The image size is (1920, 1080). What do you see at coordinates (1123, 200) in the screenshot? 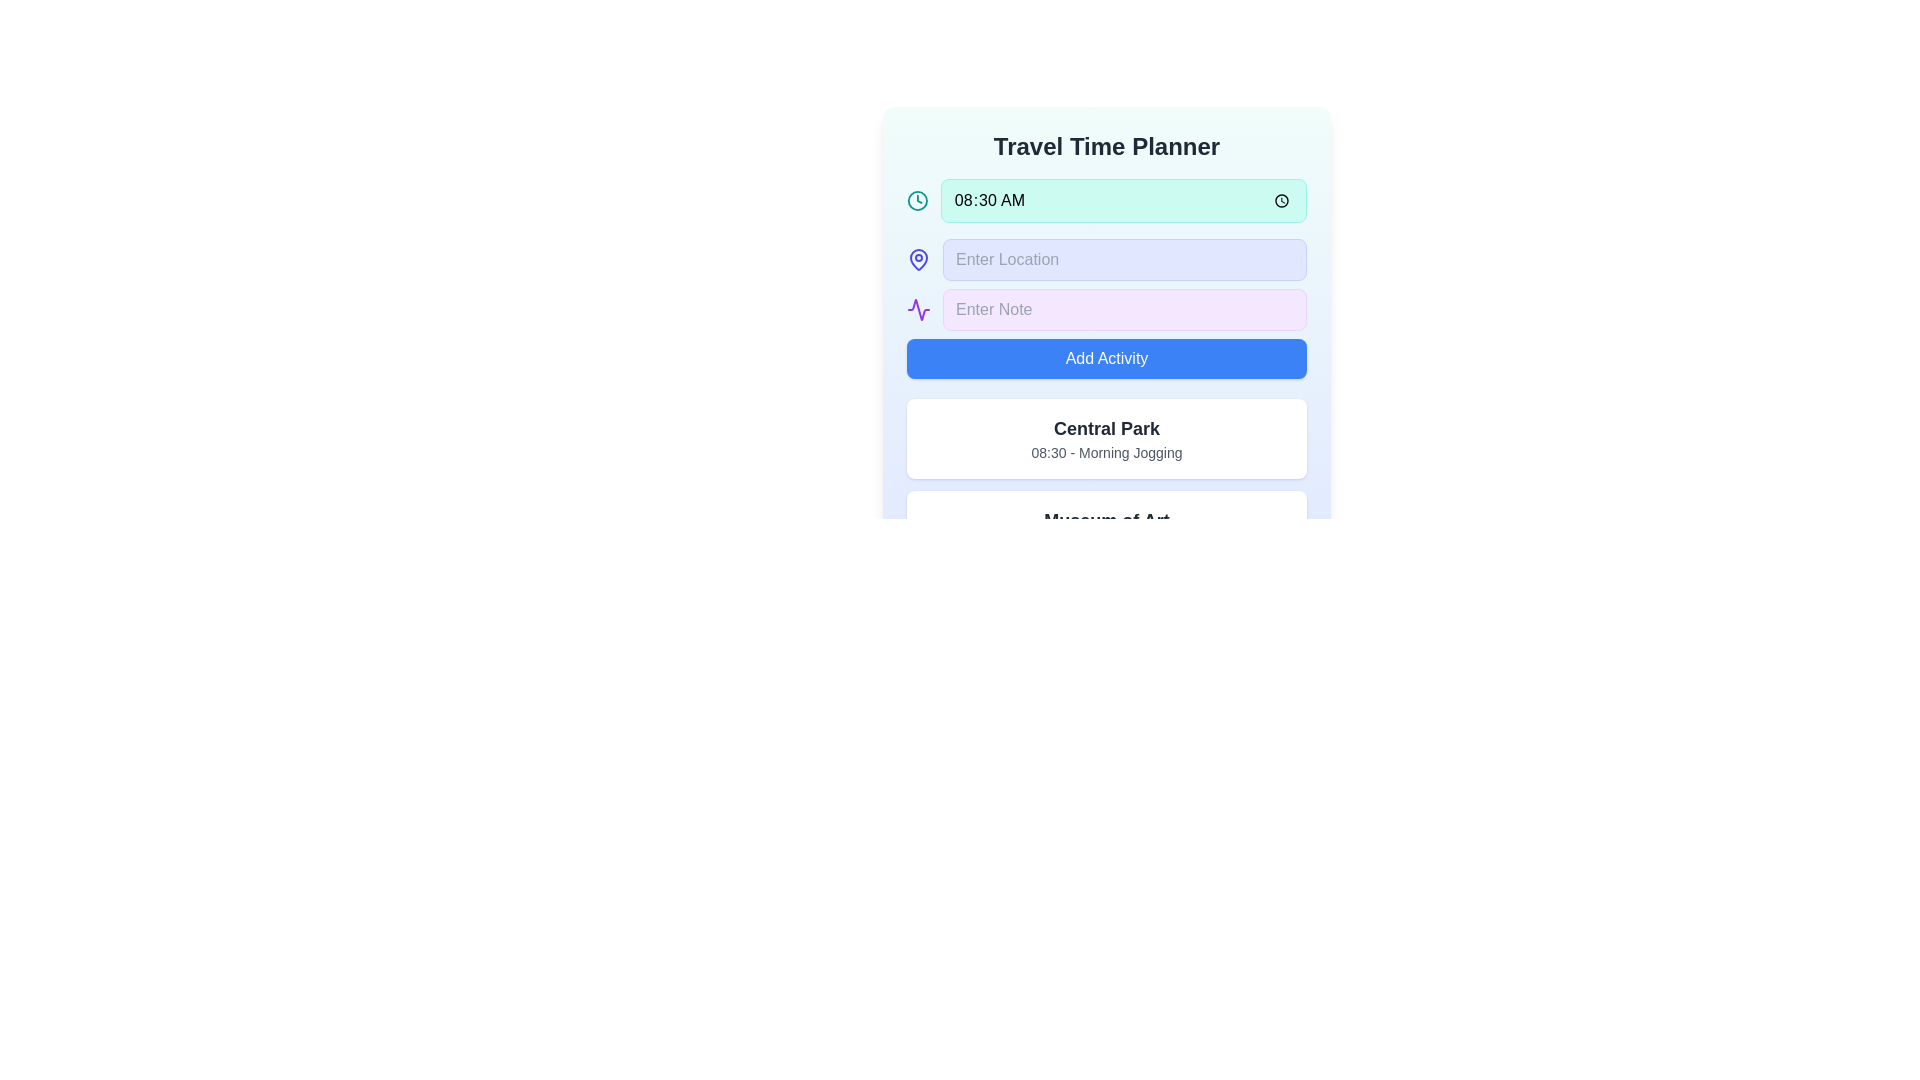
I see `the time` at bounding box center [1123, 200].